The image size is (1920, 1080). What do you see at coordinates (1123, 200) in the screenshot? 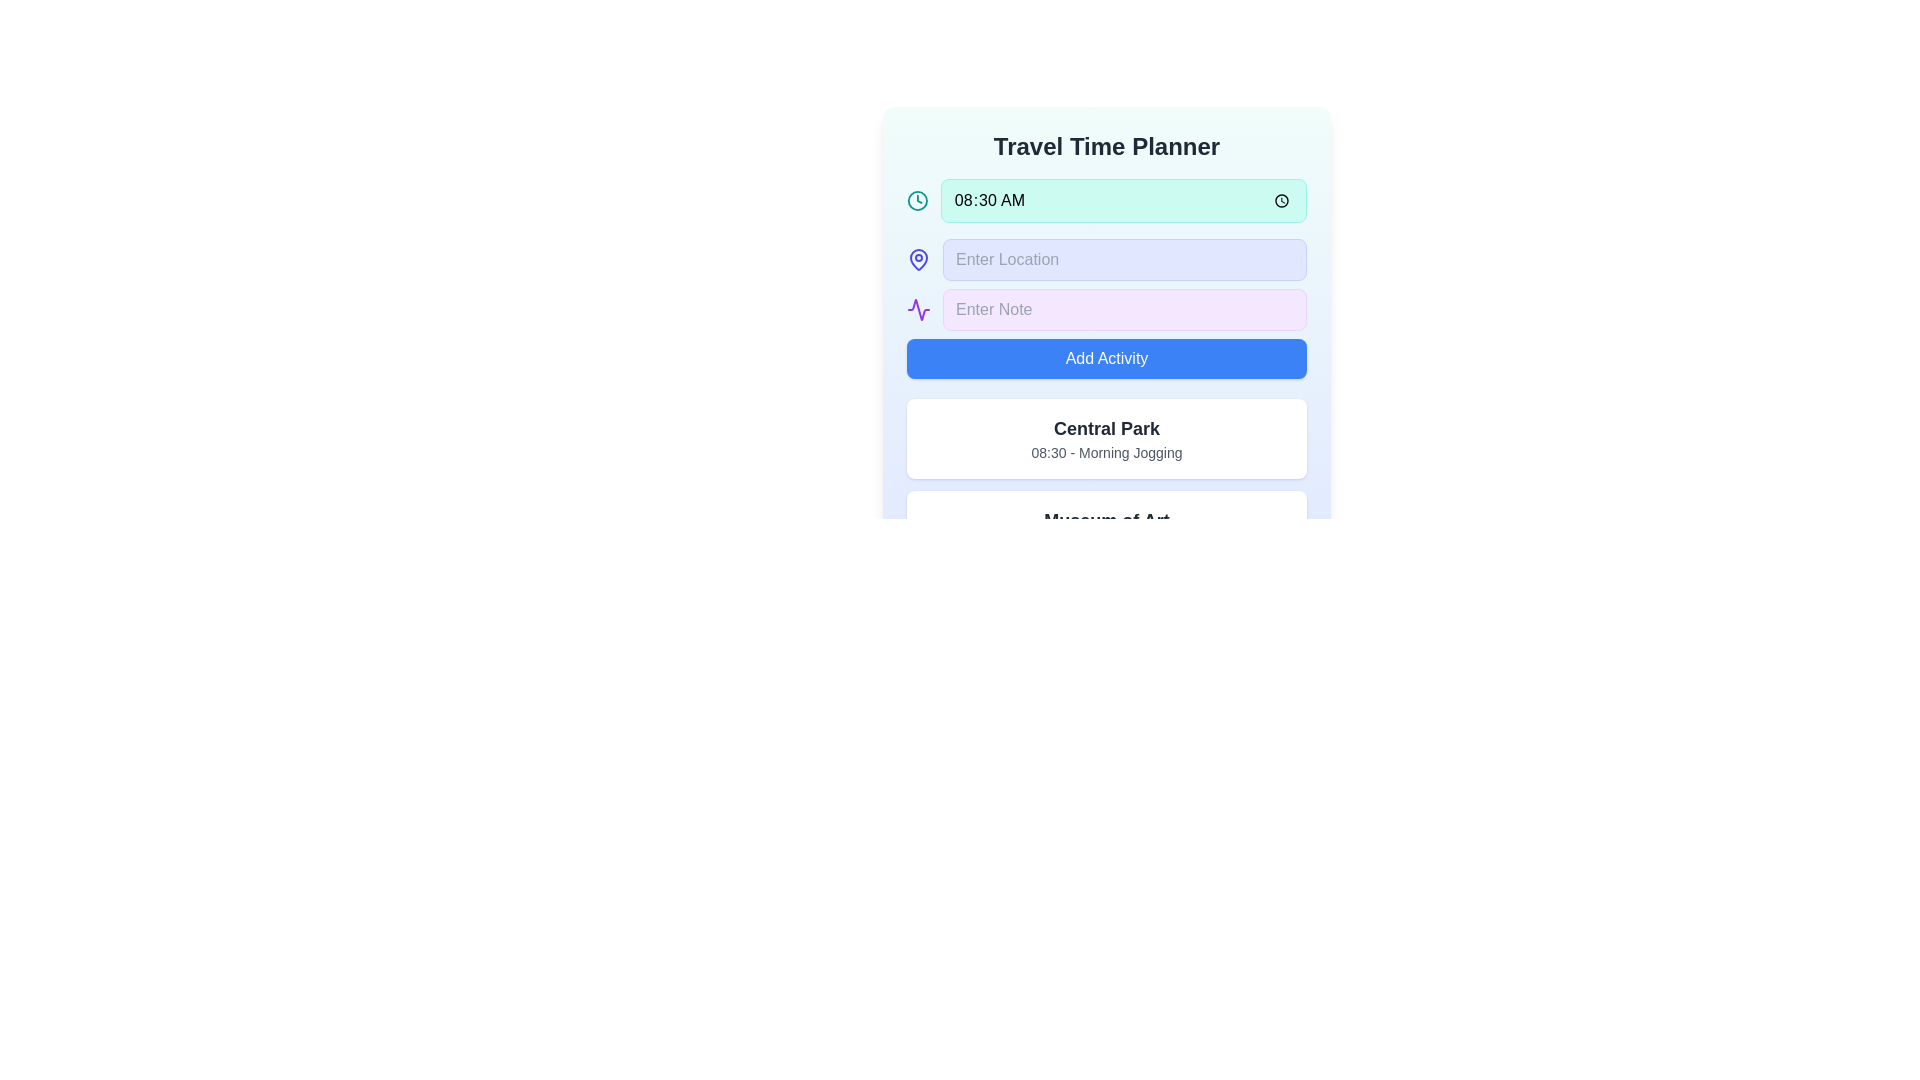
I see `the time` at bounding box center [1123, 200].